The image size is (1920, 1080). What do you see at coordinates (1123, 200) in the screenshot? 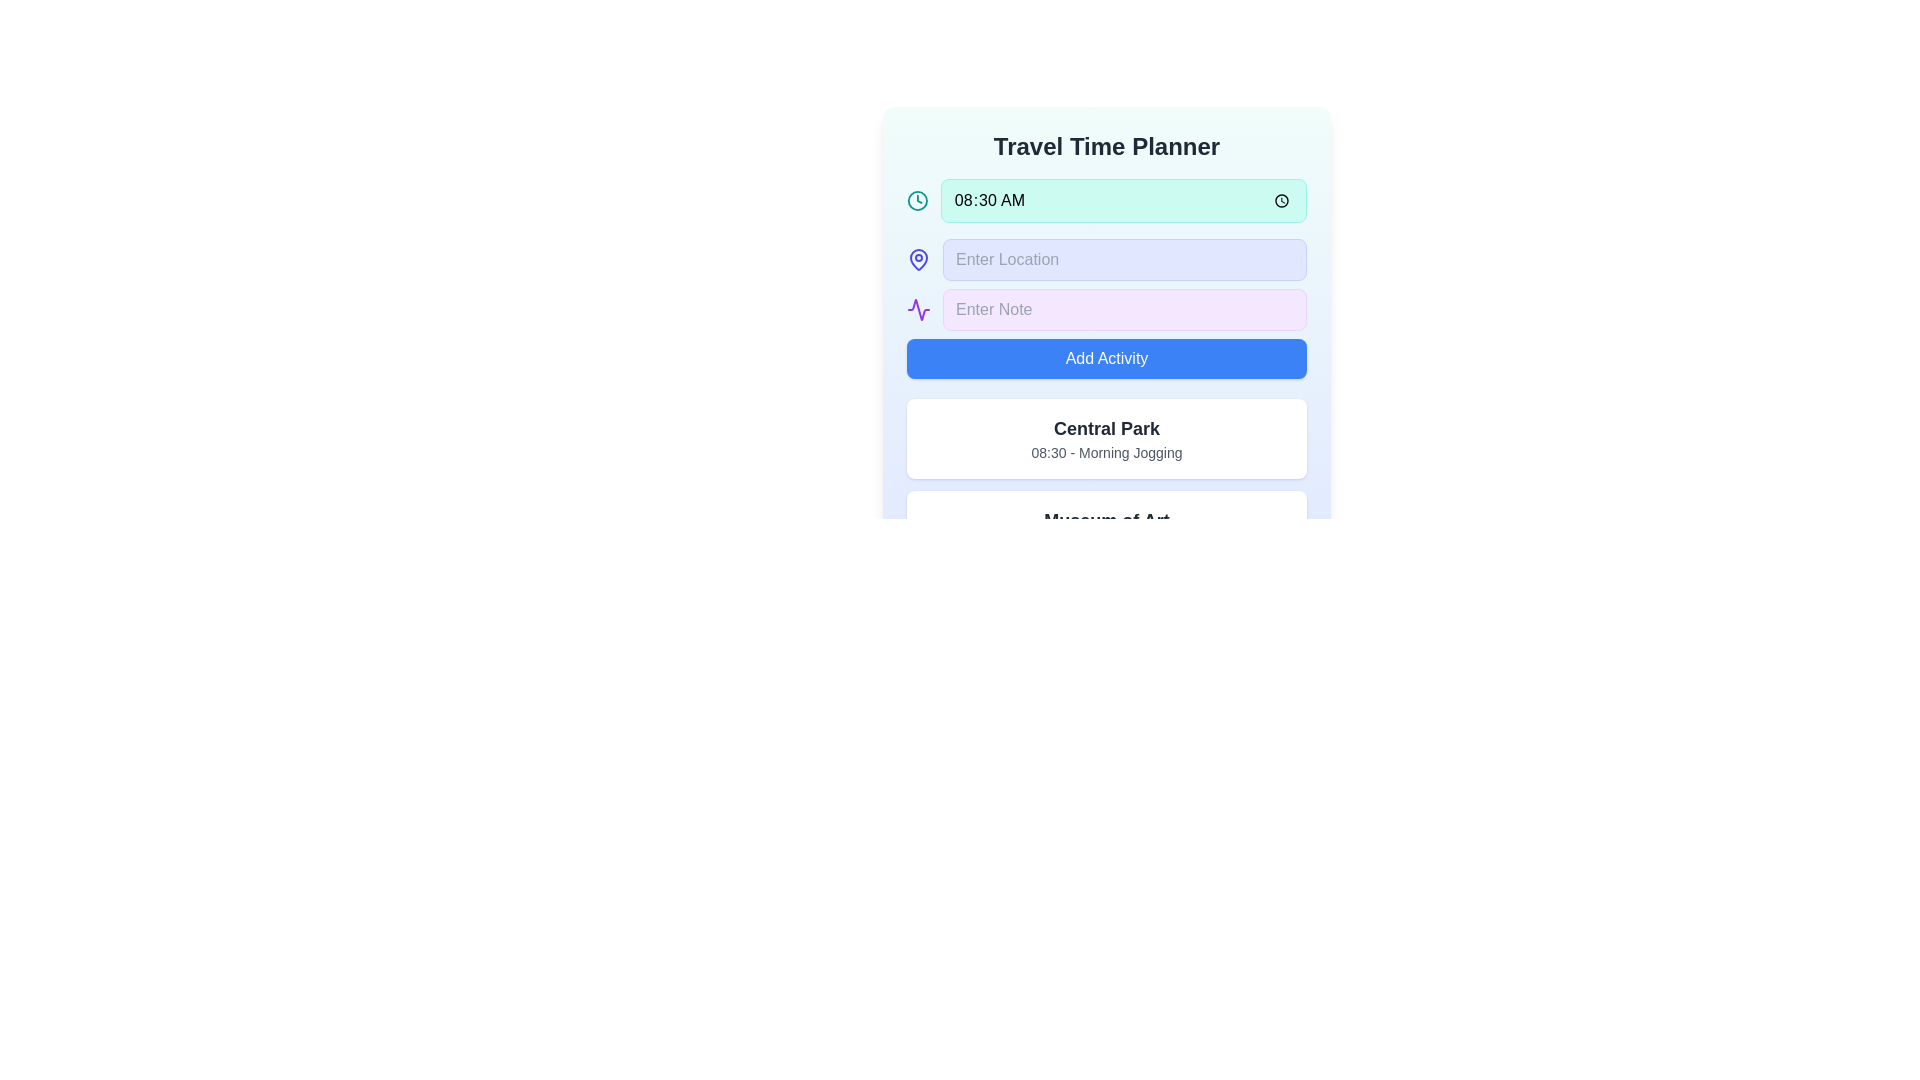
I see `the time` at bounding box center [1123, 200].